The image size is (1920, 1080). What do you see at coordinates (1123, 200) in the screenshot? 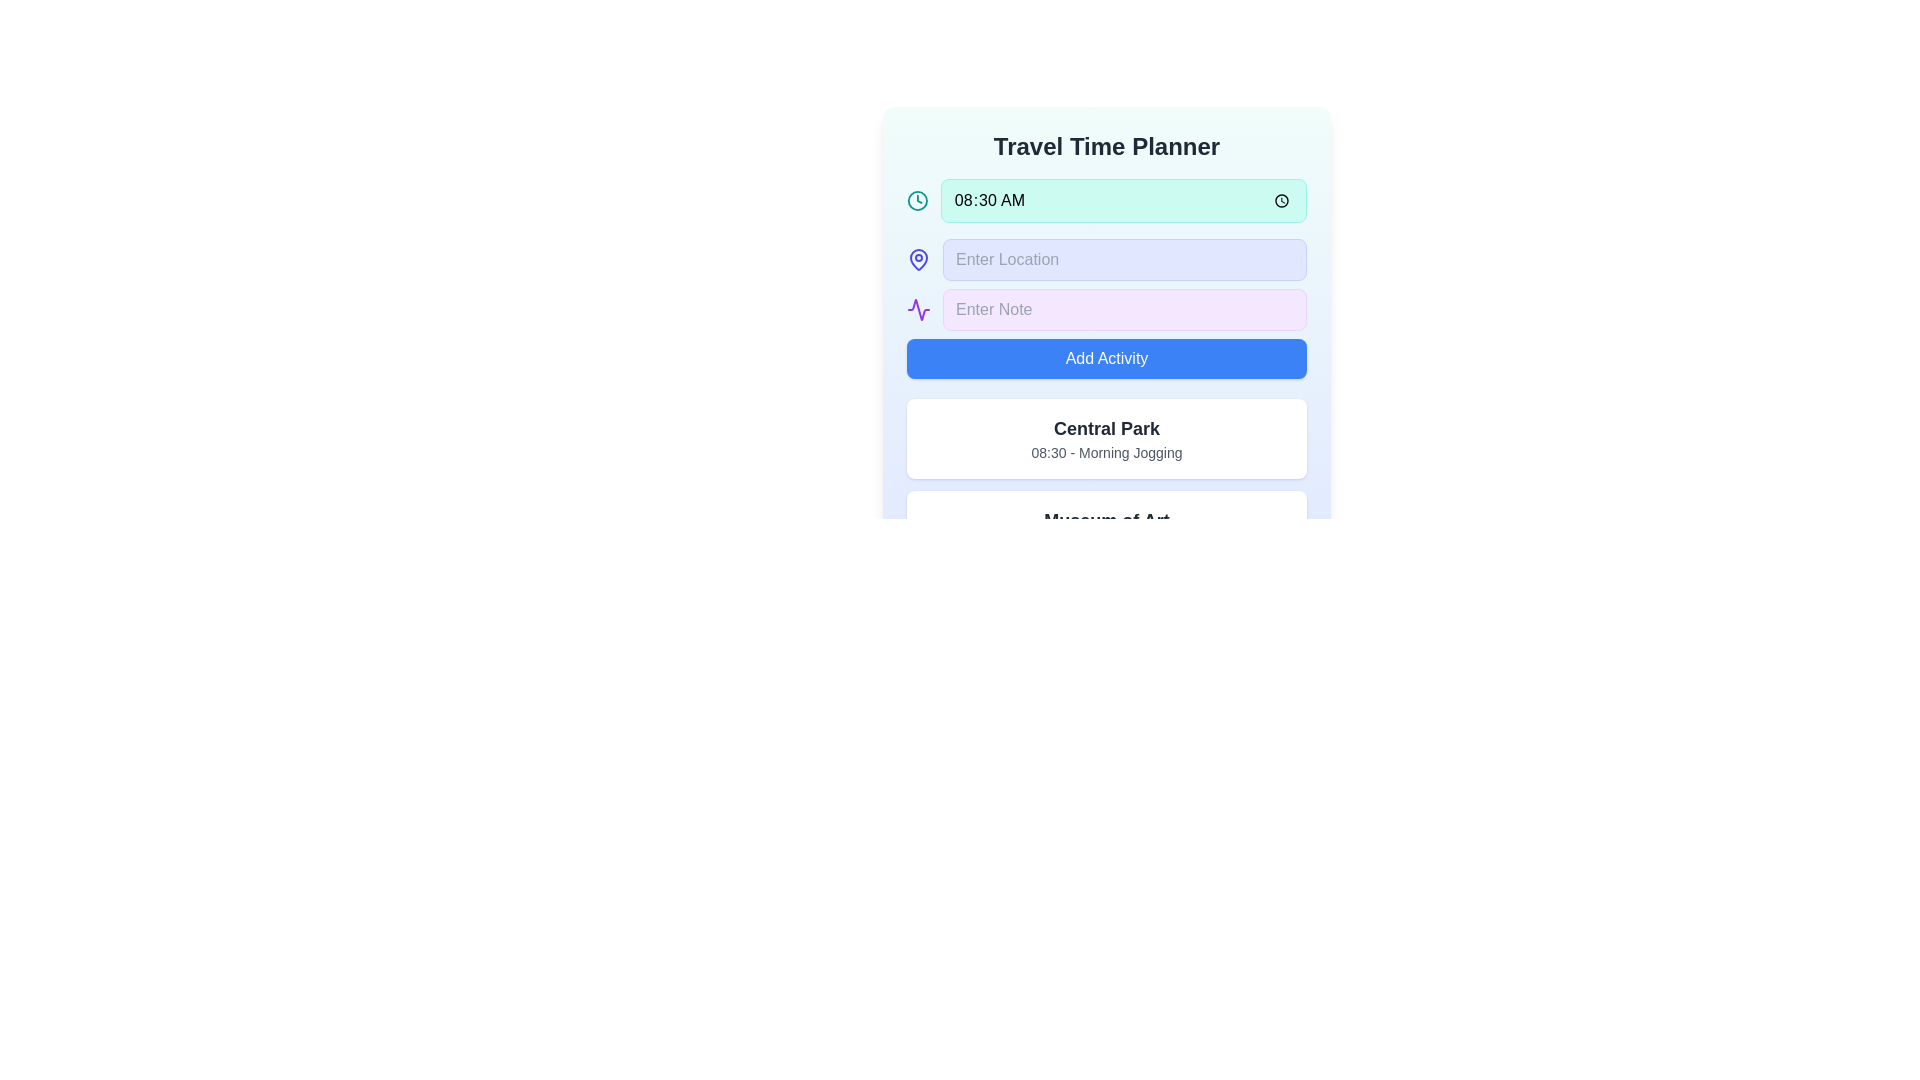
I see `the time` at bounding box center [1123, 200].